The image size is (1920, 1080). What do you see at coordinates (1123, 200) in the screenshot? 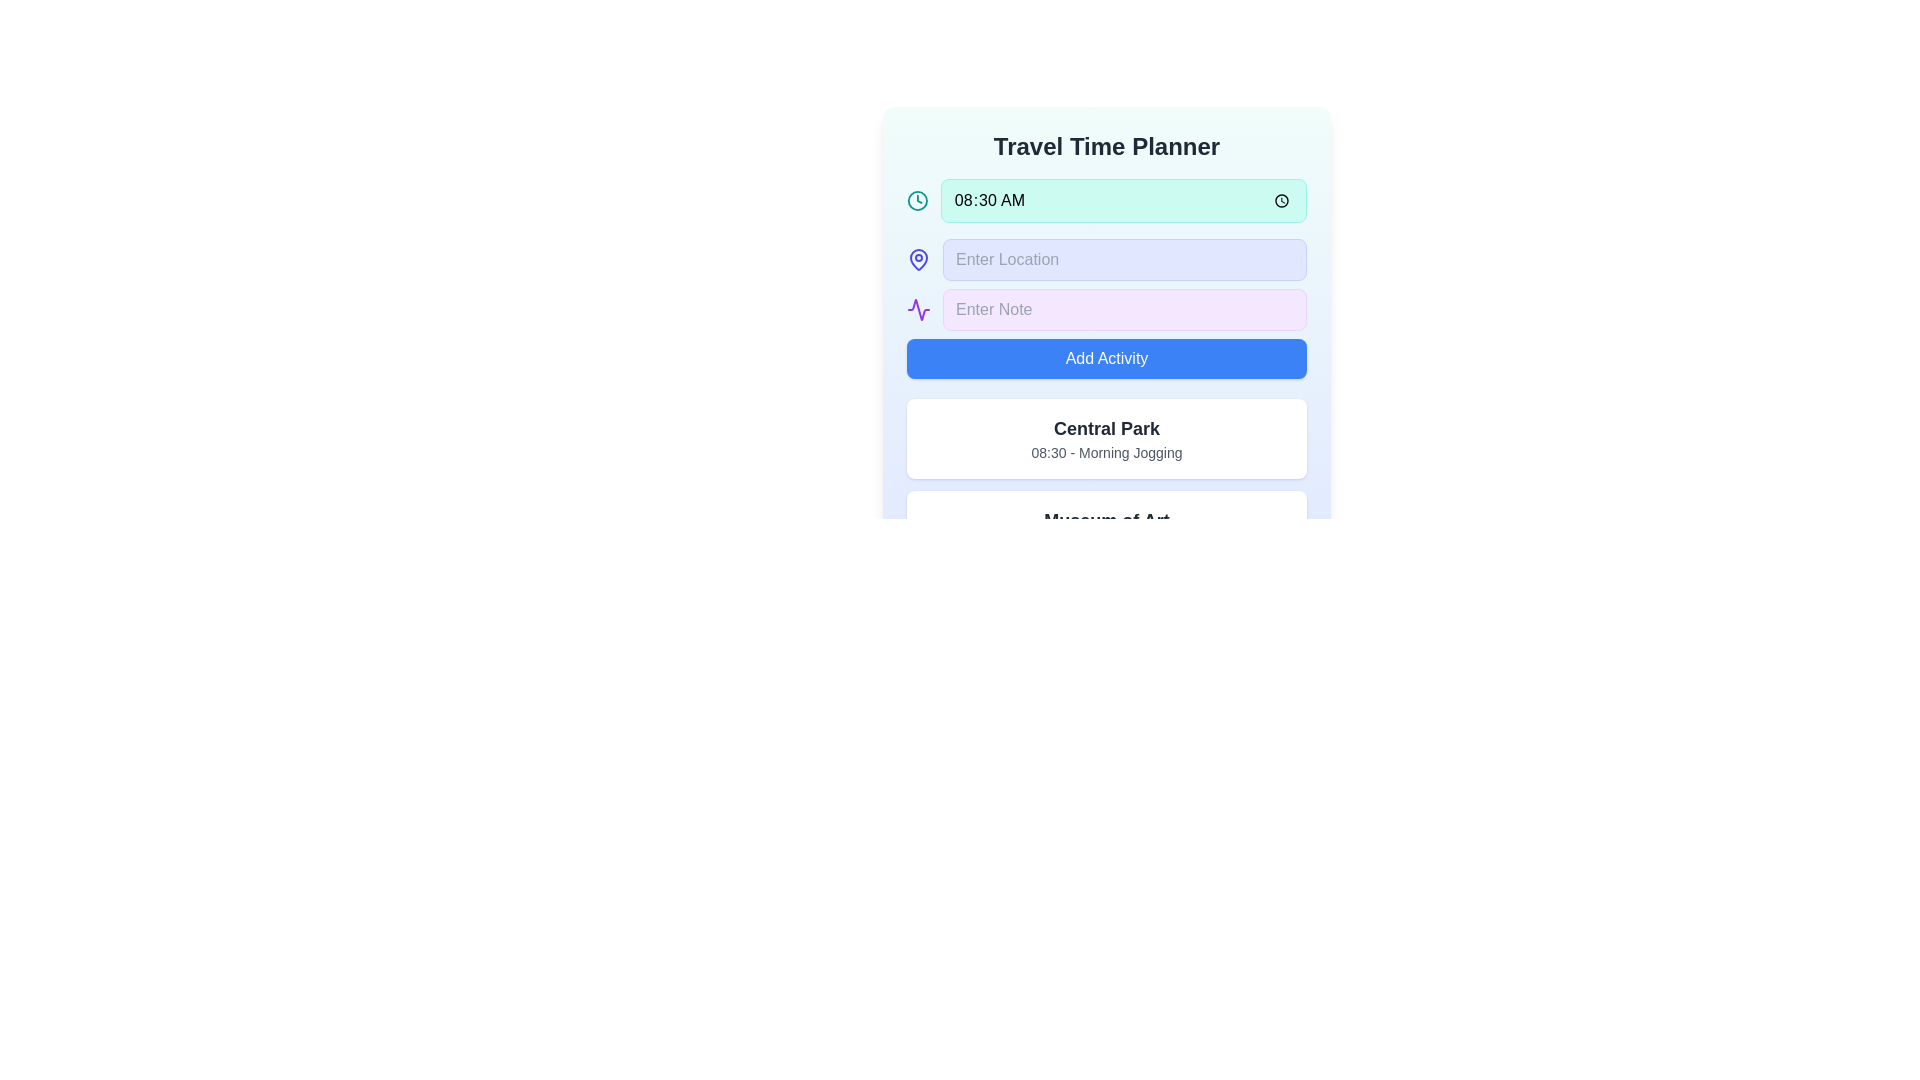
I see `the time` at bounding box center [1123, 200].